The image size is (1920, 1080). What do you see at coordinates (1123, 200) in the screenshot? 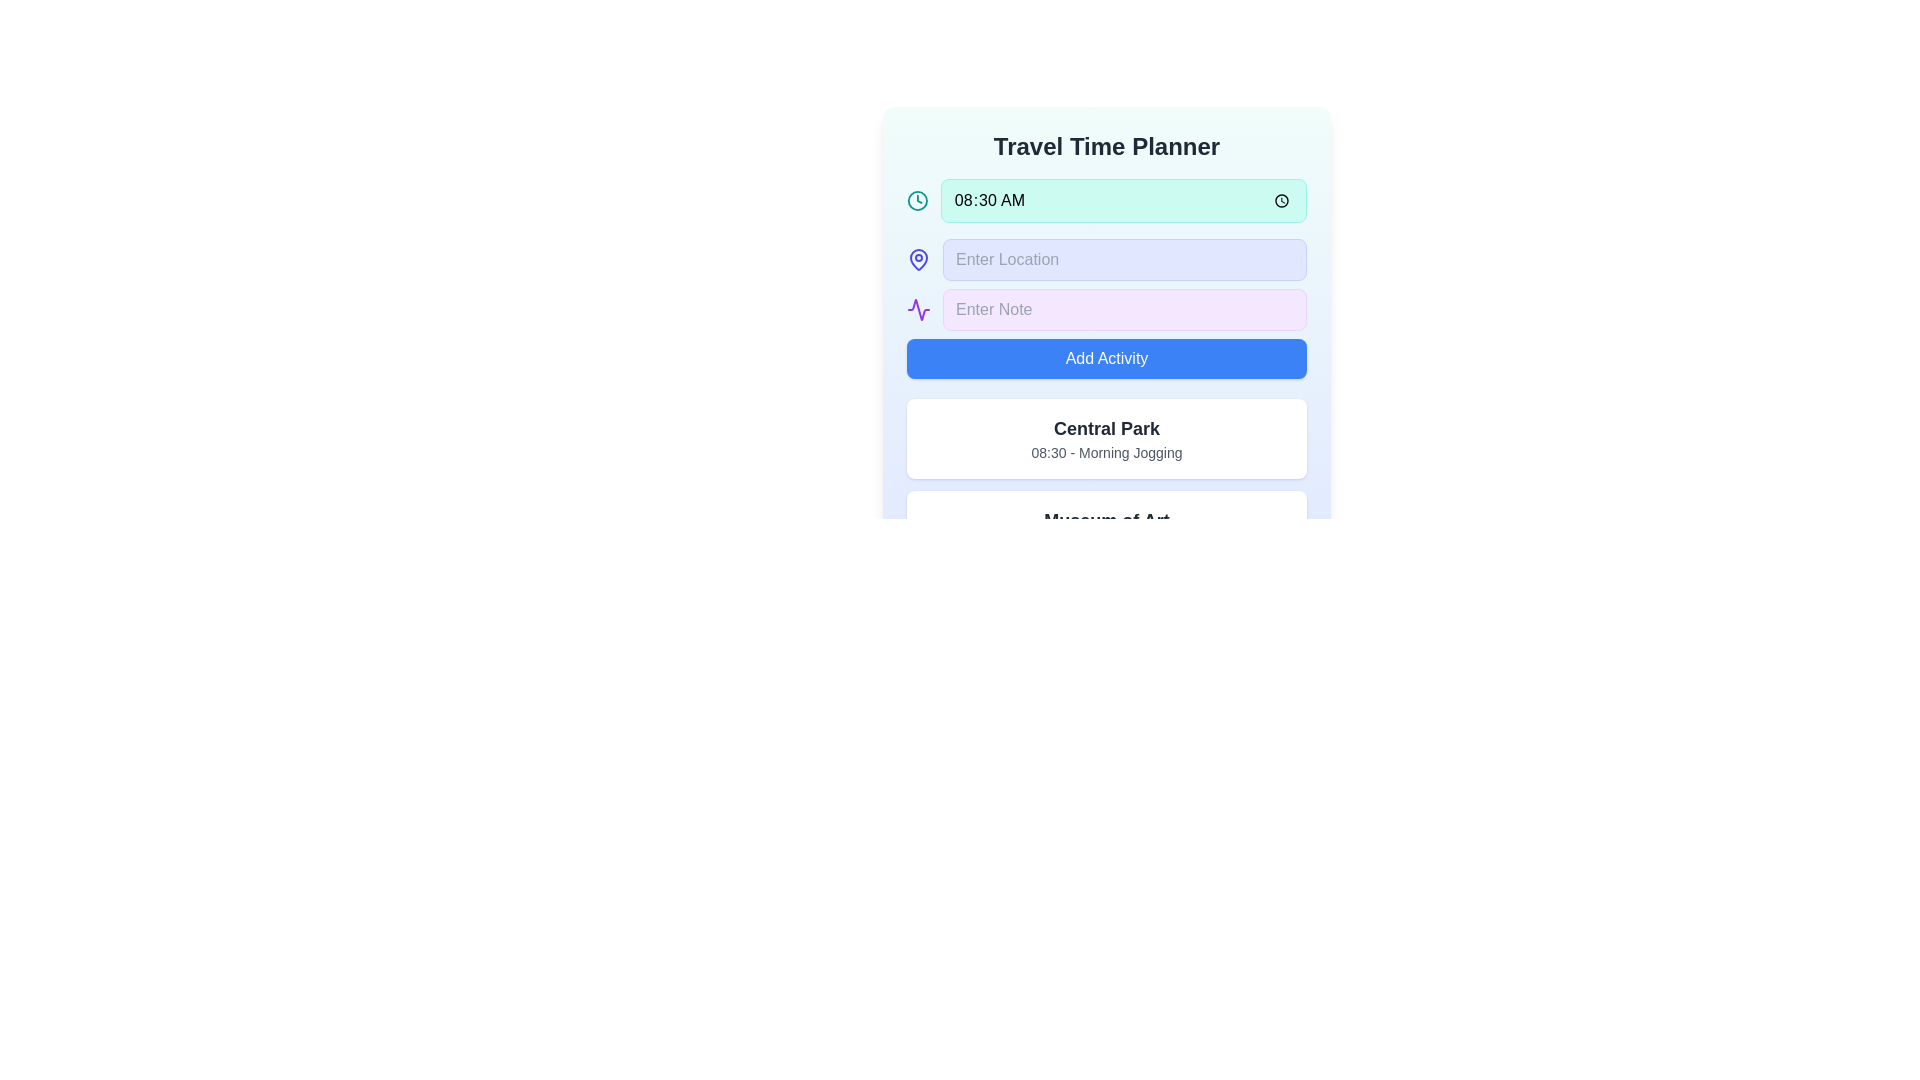
I see `the time` at bounding box center [1123, 200].